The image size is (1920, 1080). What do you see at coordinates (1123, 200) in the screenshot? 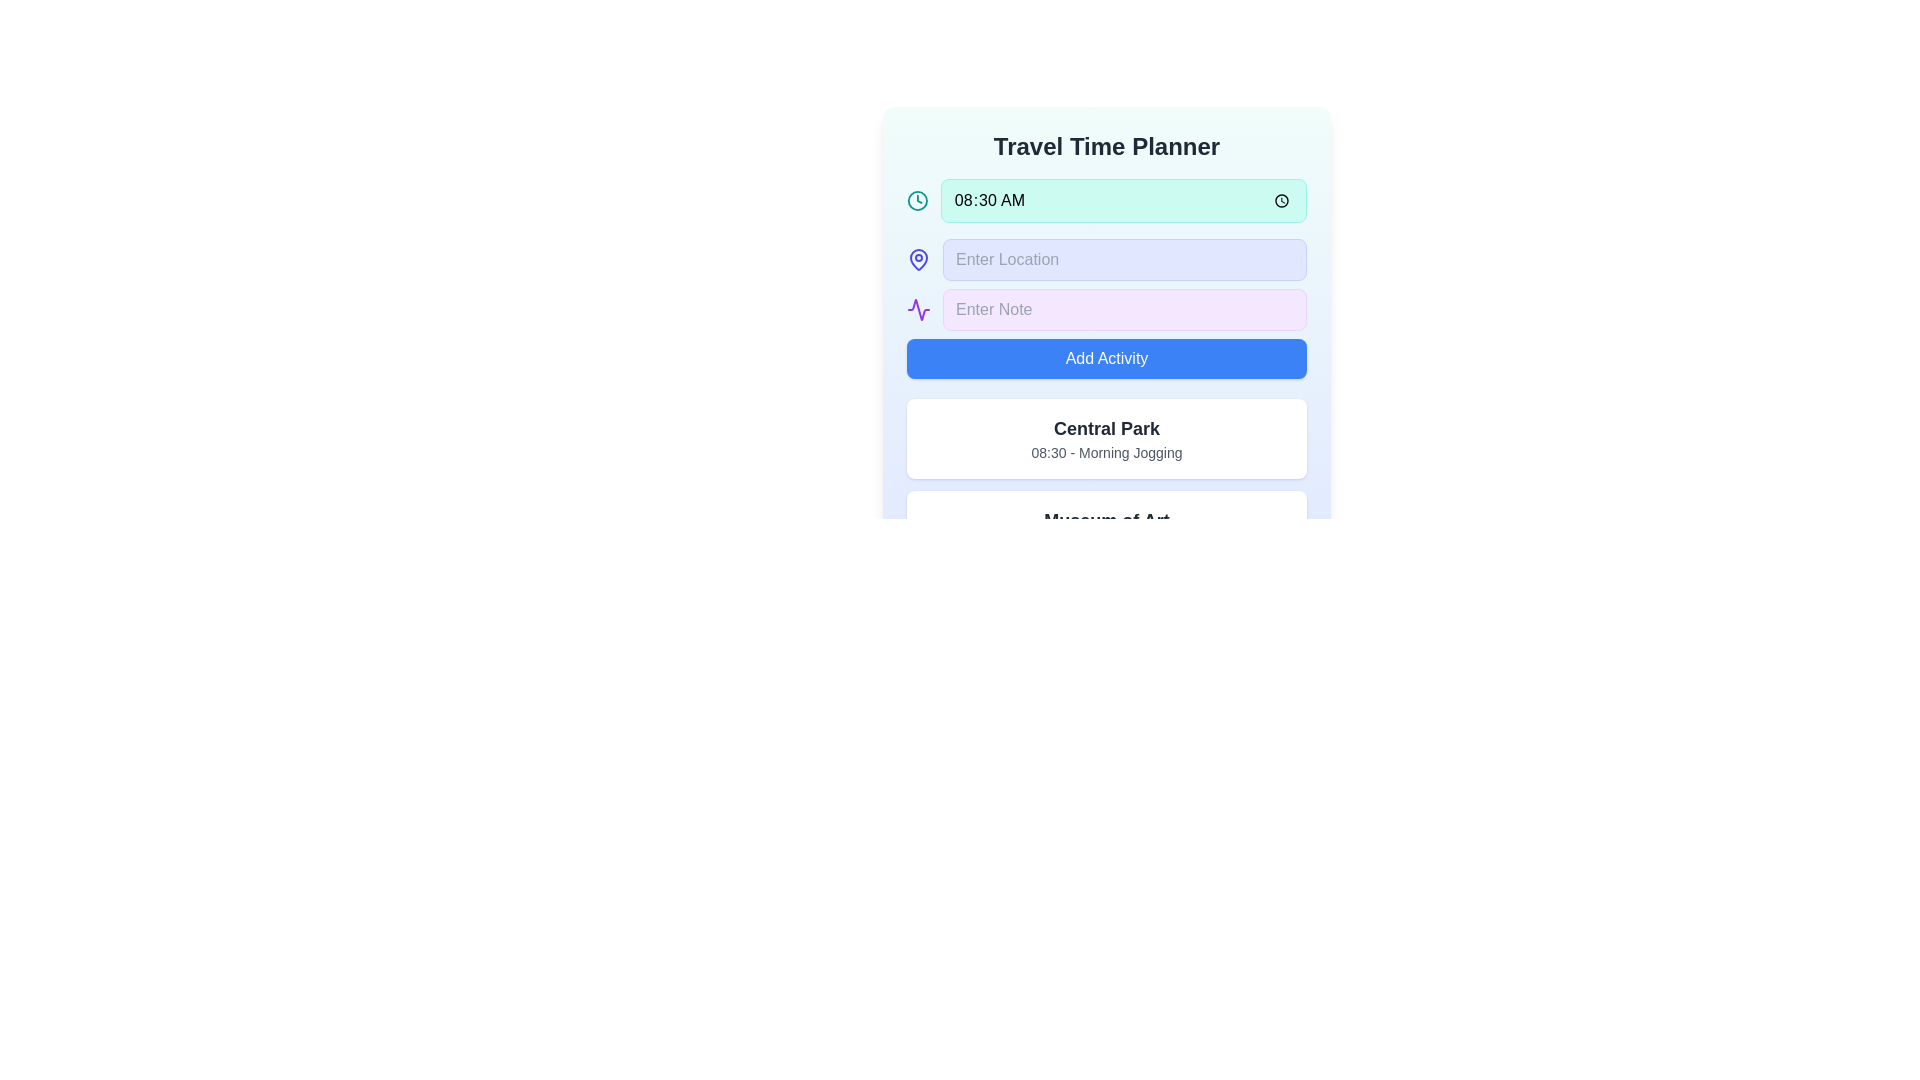
I see `the time` at bounding box center [1123, 200].